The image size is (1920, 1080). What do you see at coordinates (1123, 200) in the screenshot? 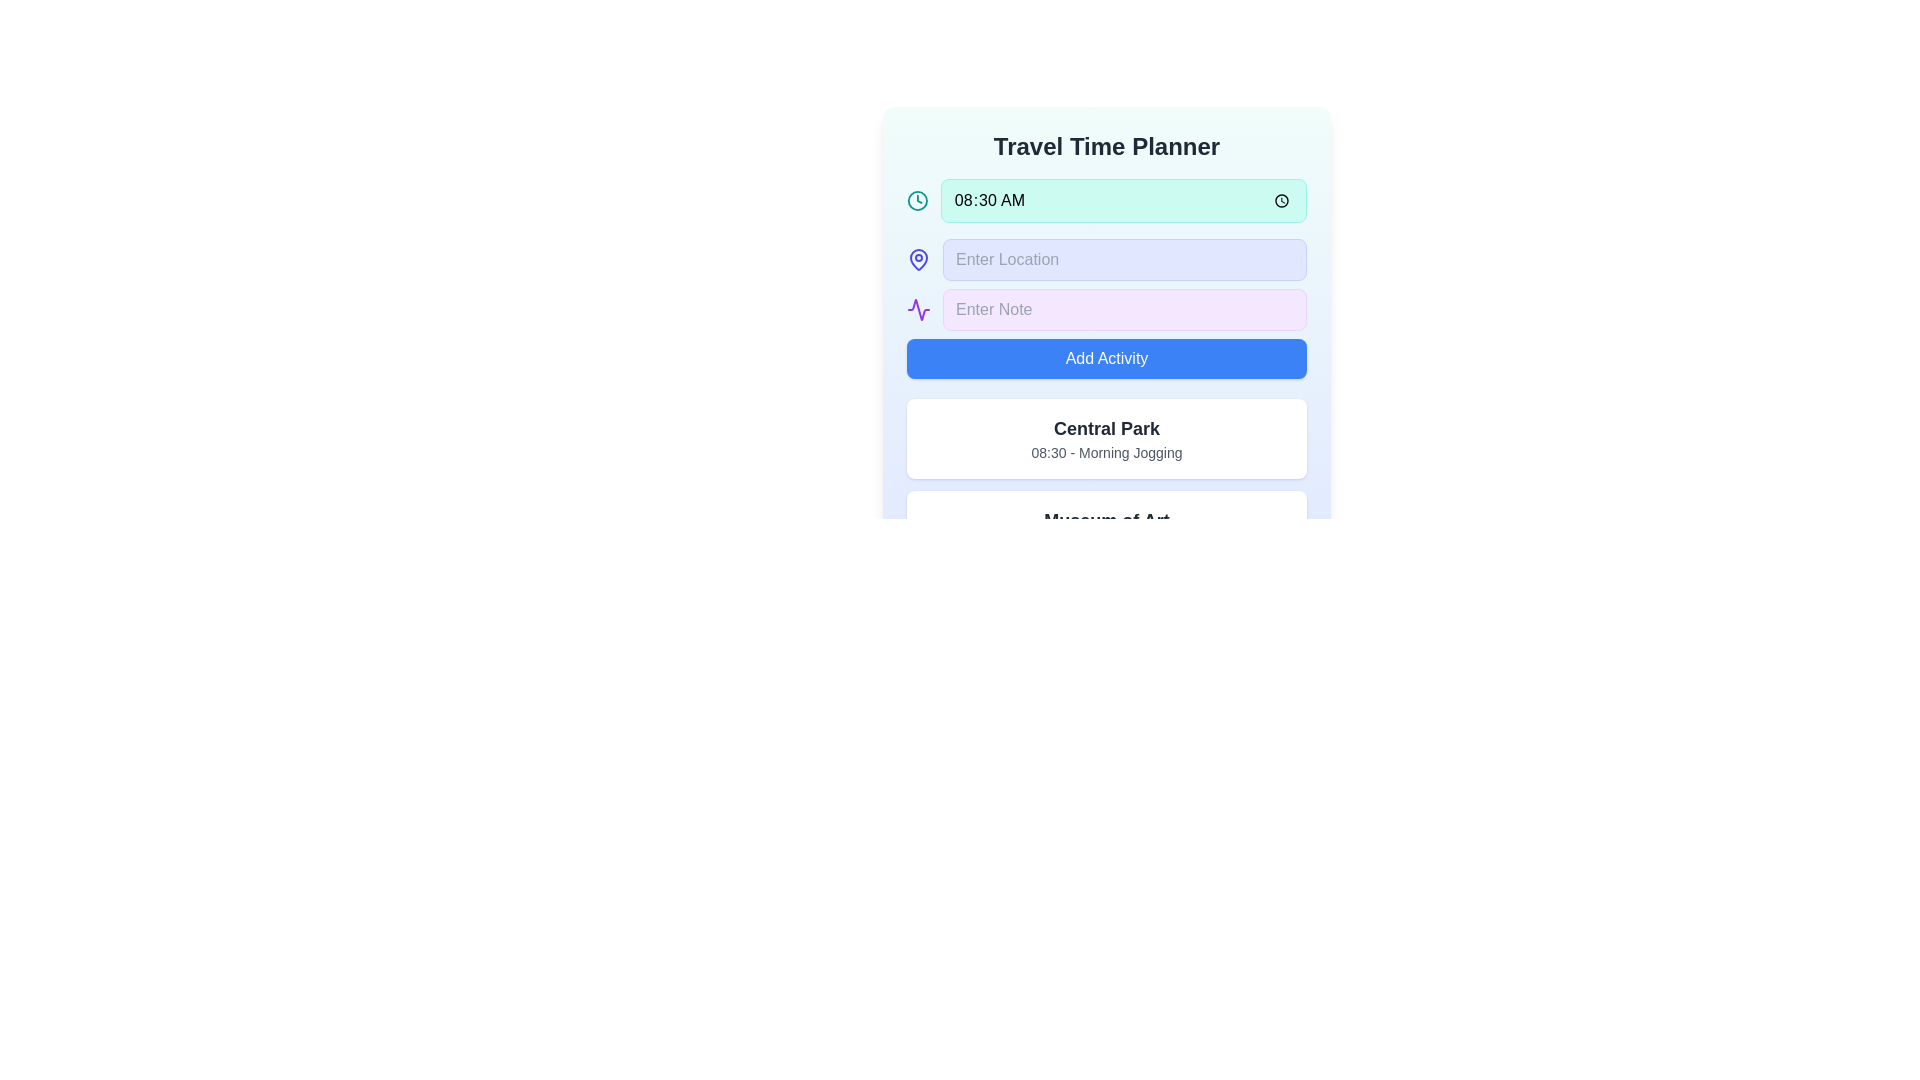
I see `the time` at bounding box center [1123, 200].